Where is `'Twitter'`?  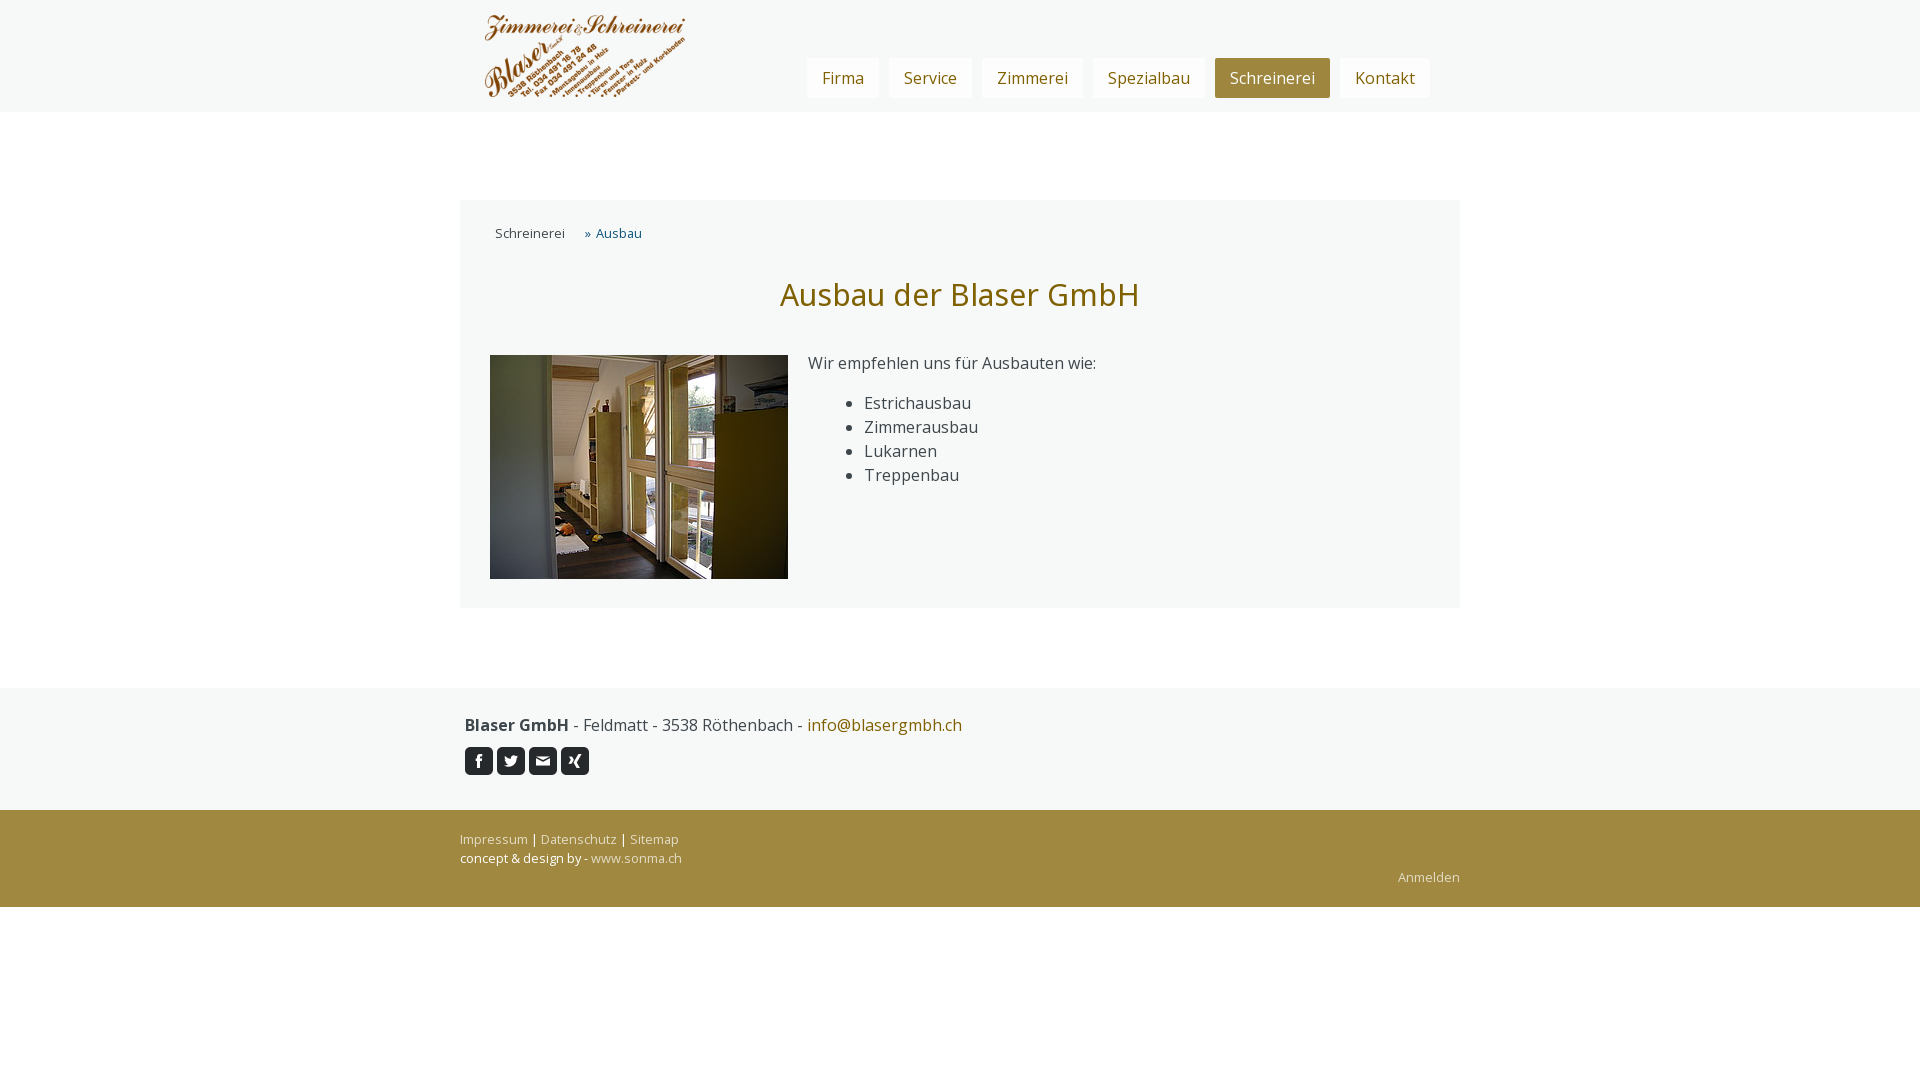 'Twitter' is located at coordinates (497, 759).